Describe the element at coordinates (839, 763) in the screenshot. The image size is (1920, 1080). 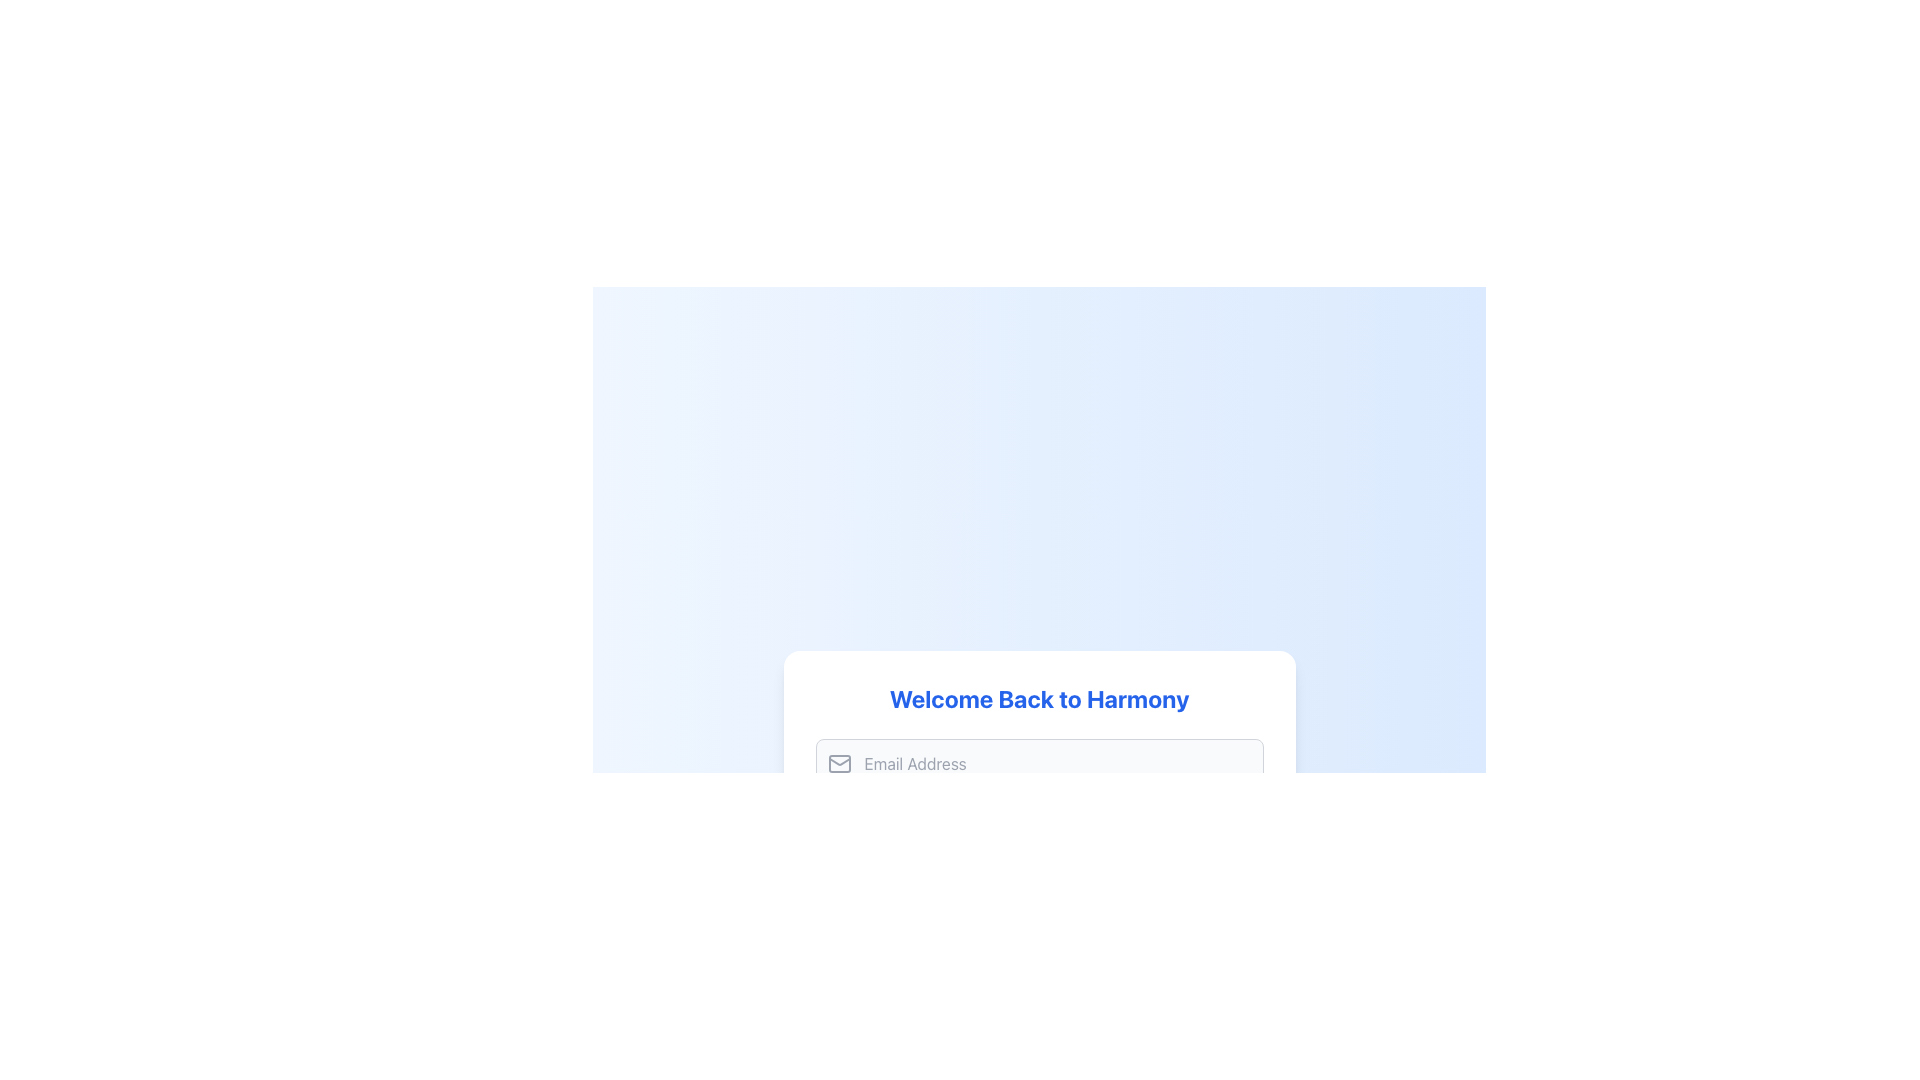
I see `the email envelope icon represented by the Graphic Icon Component` at that location.